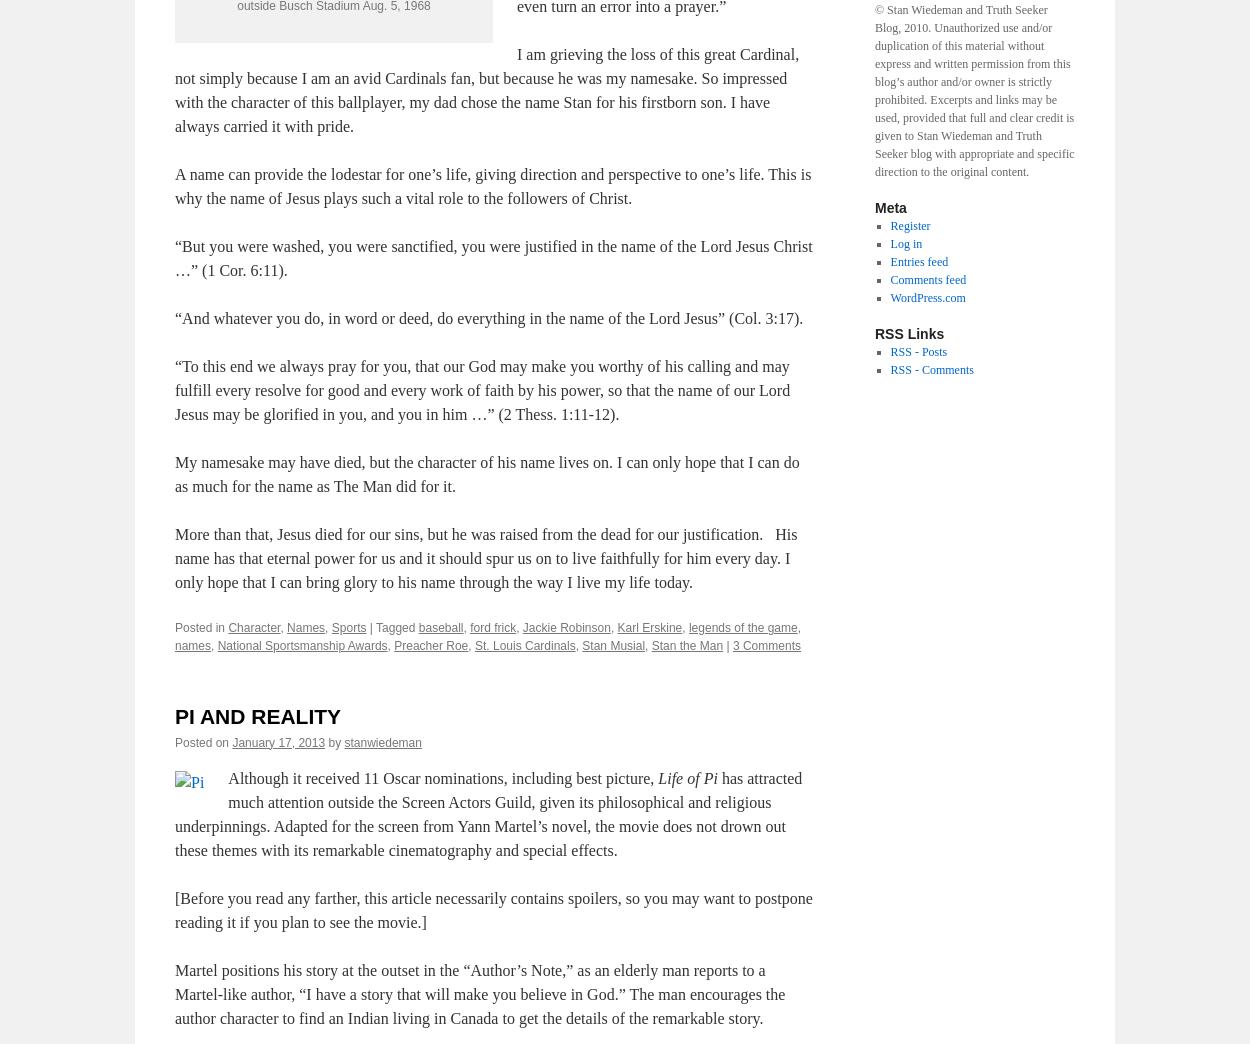  Describe the element at coordinates (395, 627) in the screenshot. I see `'Tagged'` at that location.